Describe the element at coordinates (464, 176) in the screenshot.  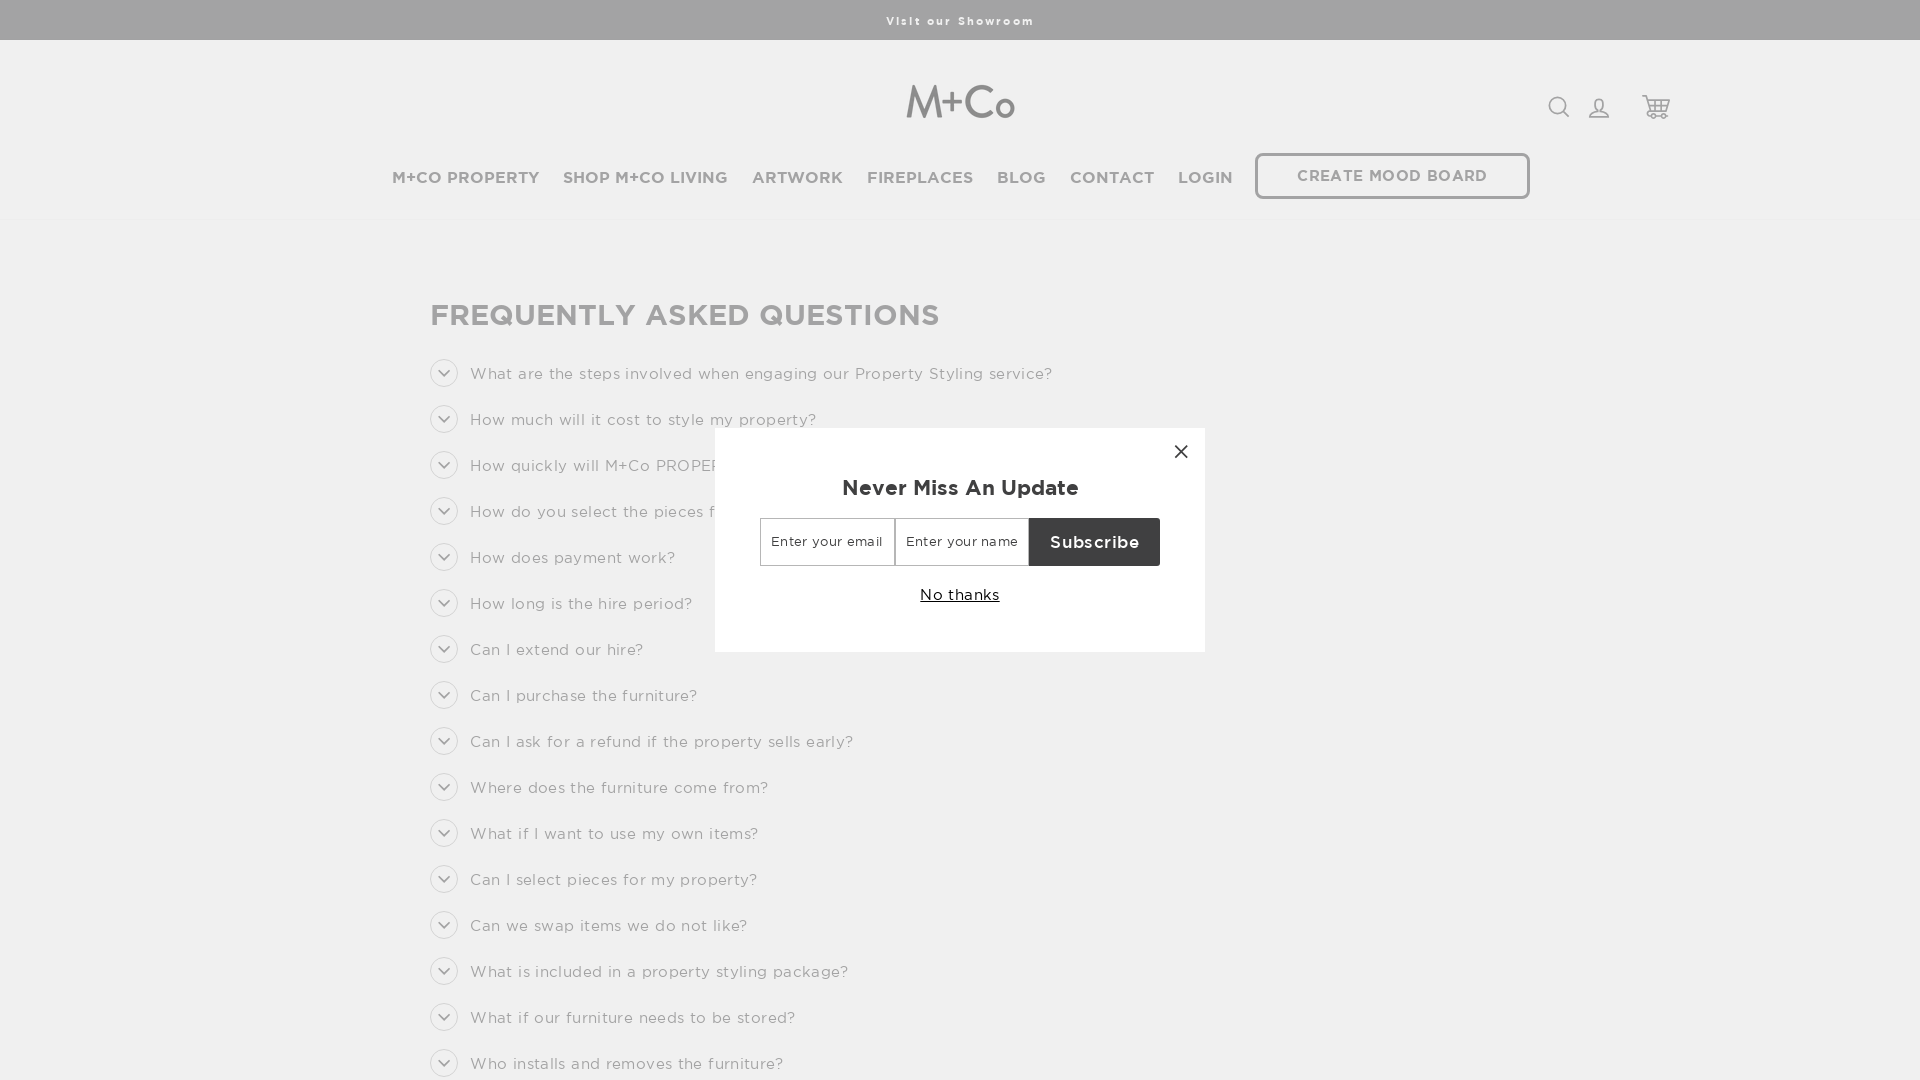
I see `'M+CO PROPERTY'` at that location.